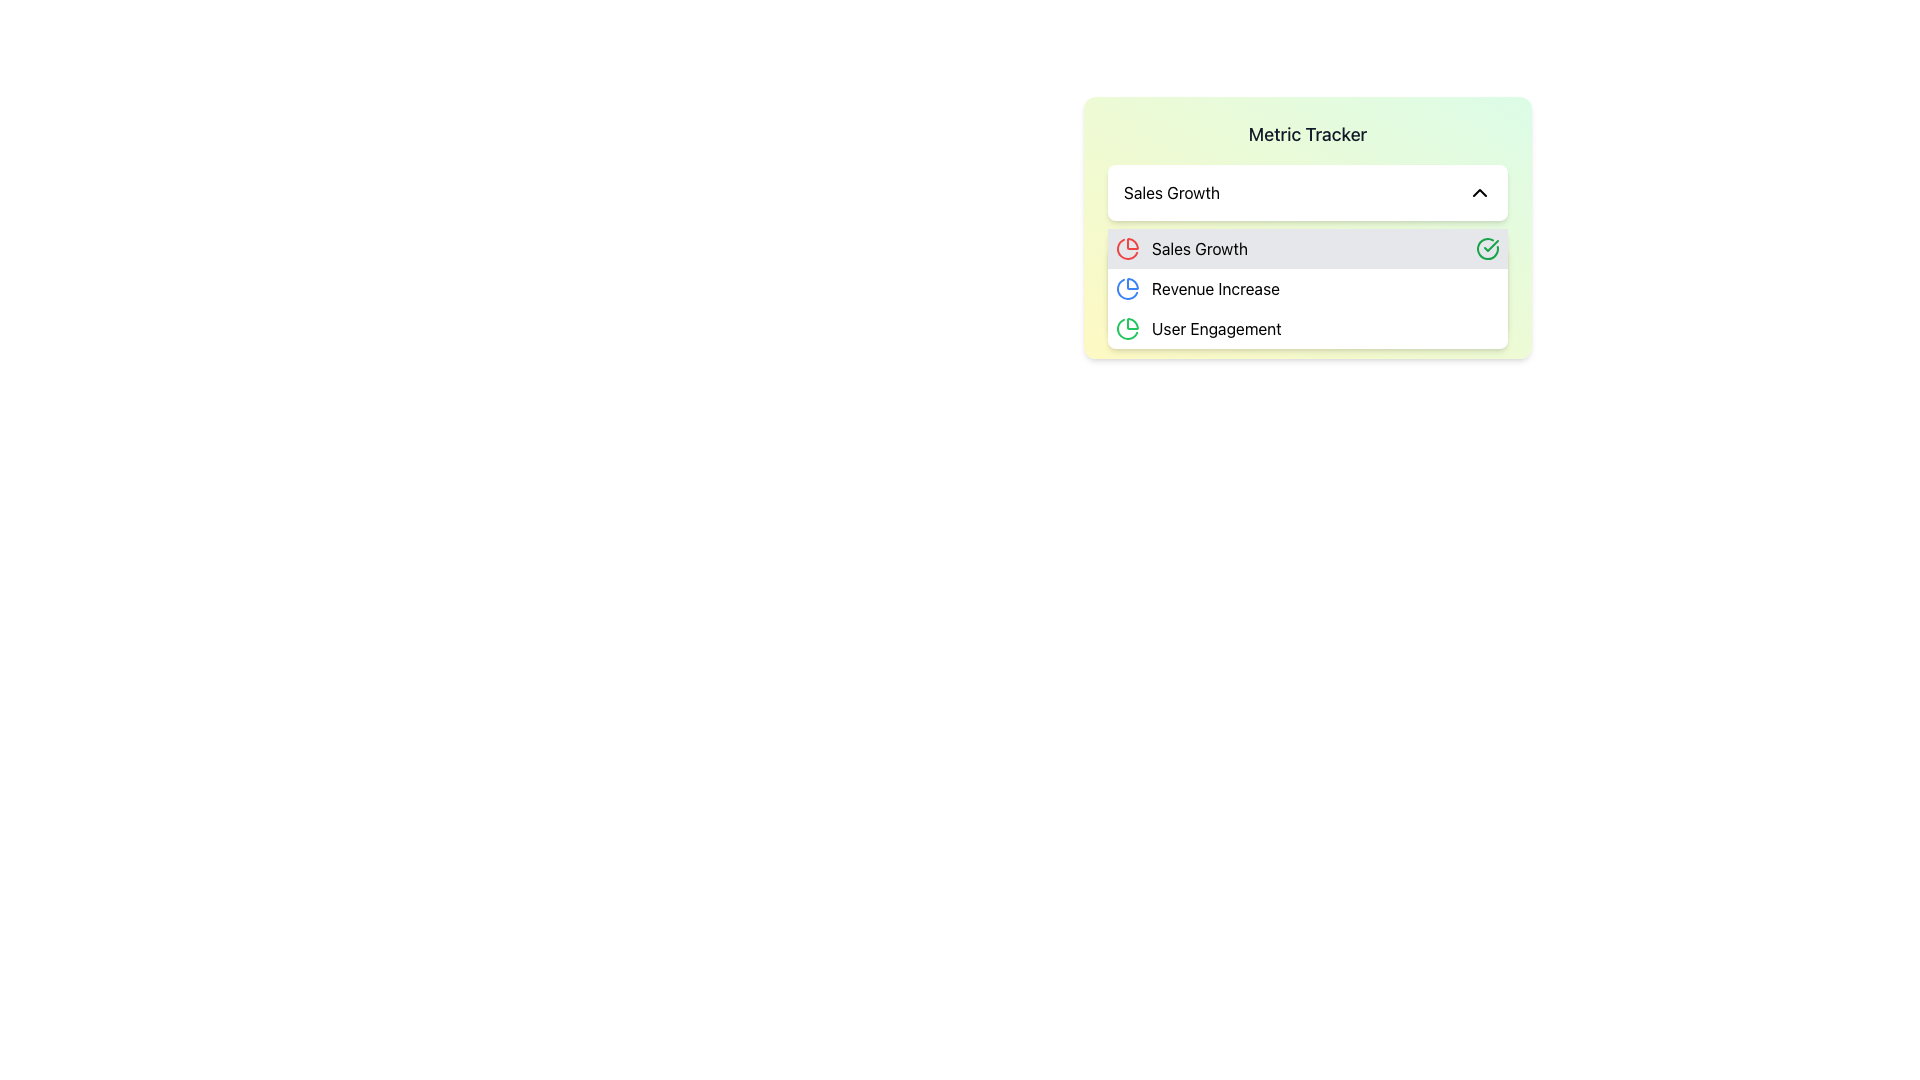  Describe the element at coordinates (1308, 289) in the screenshot. I see `the 'Revenue Increase' list item in the 'Metric Tracker' dropdown menu` at that location.